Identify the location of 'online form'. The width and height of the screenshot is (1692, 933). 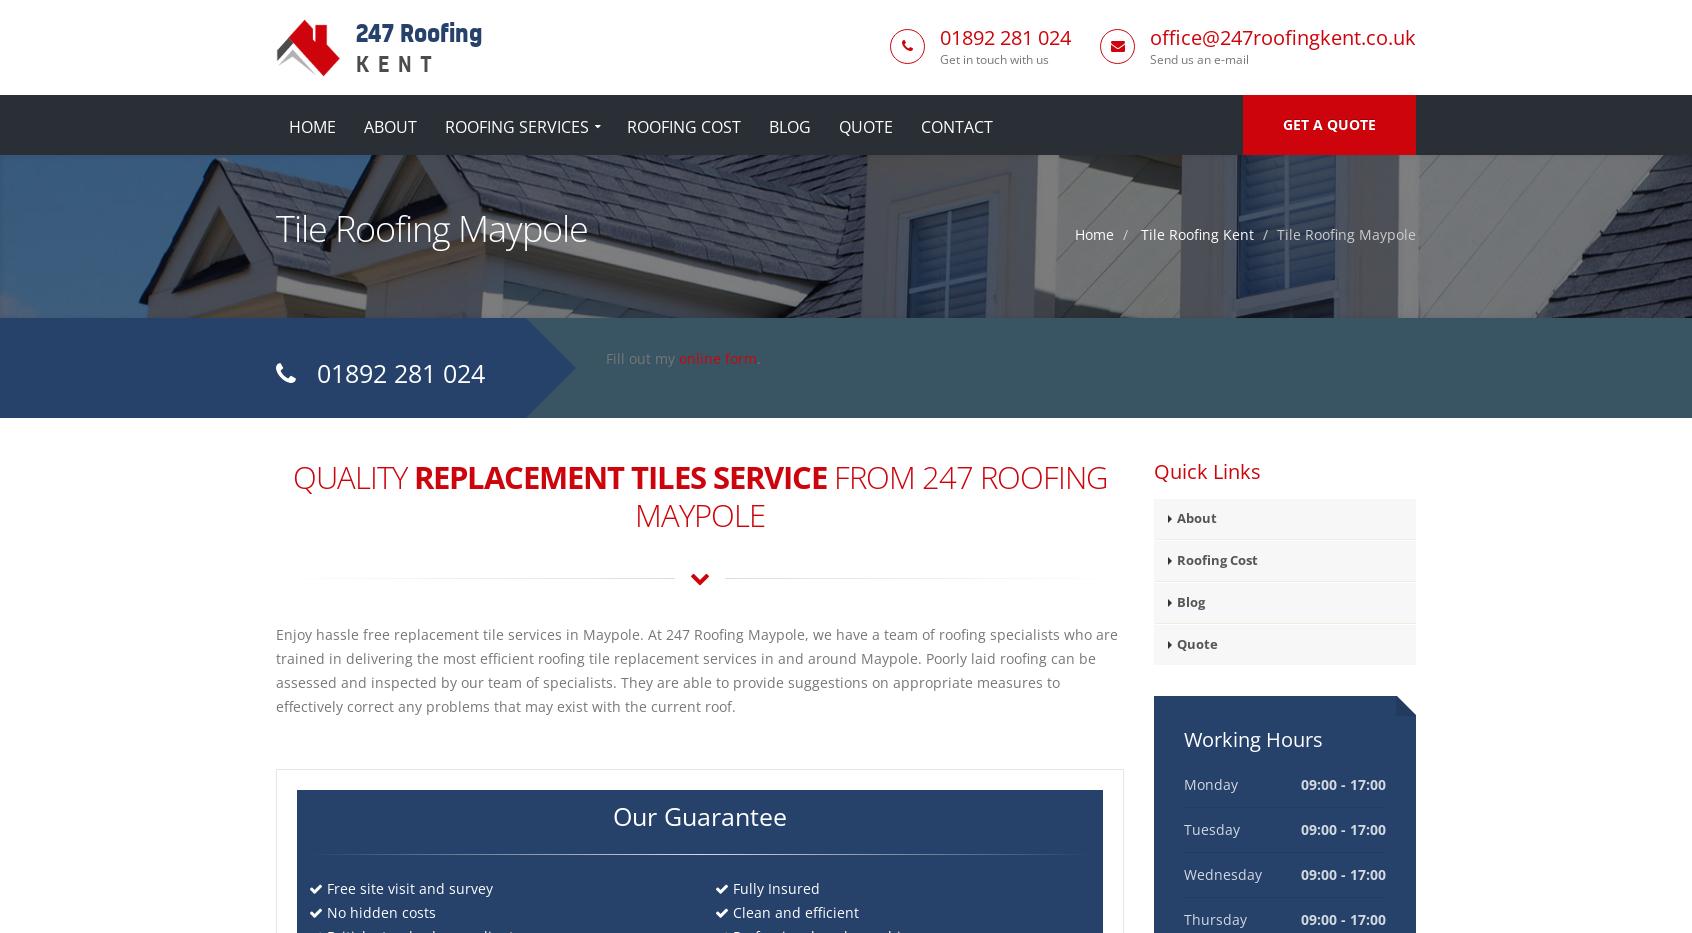
(678, 357).